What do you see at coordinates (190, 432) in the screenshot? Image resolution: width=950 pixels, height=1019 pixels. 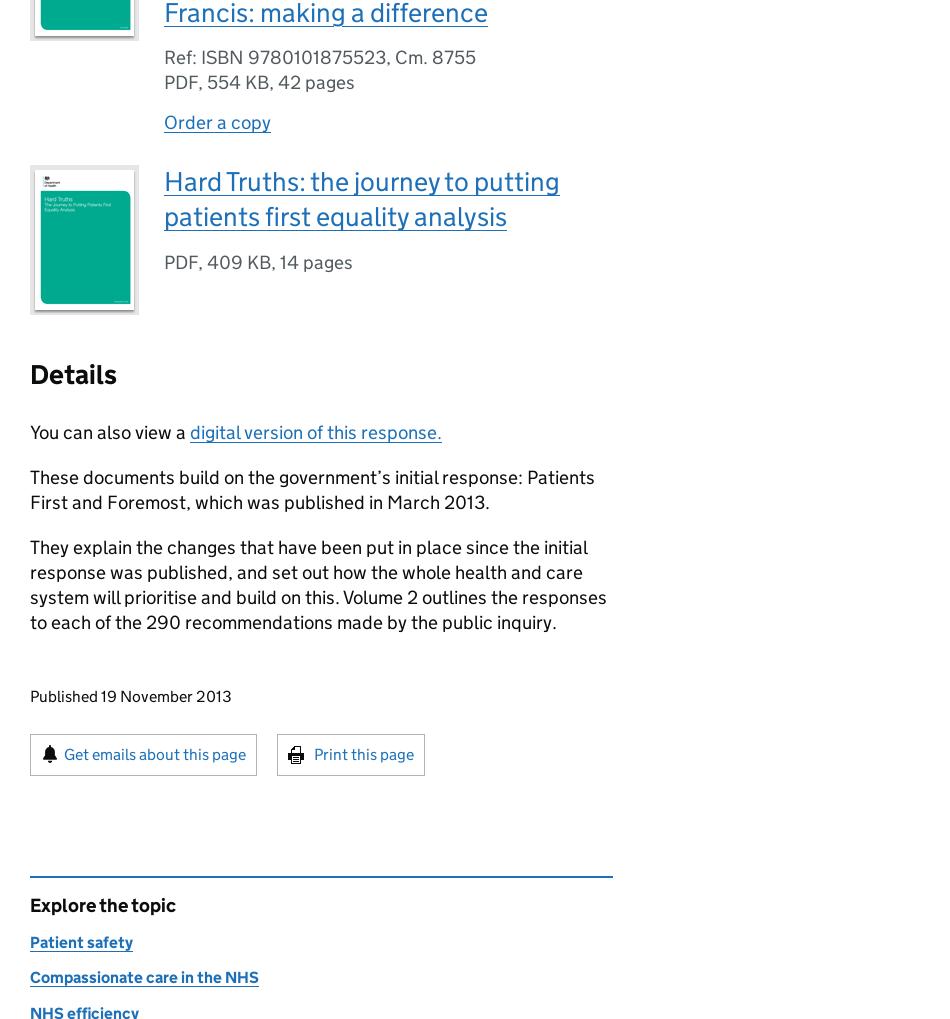 I see `'digital version of this response.'` at bounding box center [190, 432].